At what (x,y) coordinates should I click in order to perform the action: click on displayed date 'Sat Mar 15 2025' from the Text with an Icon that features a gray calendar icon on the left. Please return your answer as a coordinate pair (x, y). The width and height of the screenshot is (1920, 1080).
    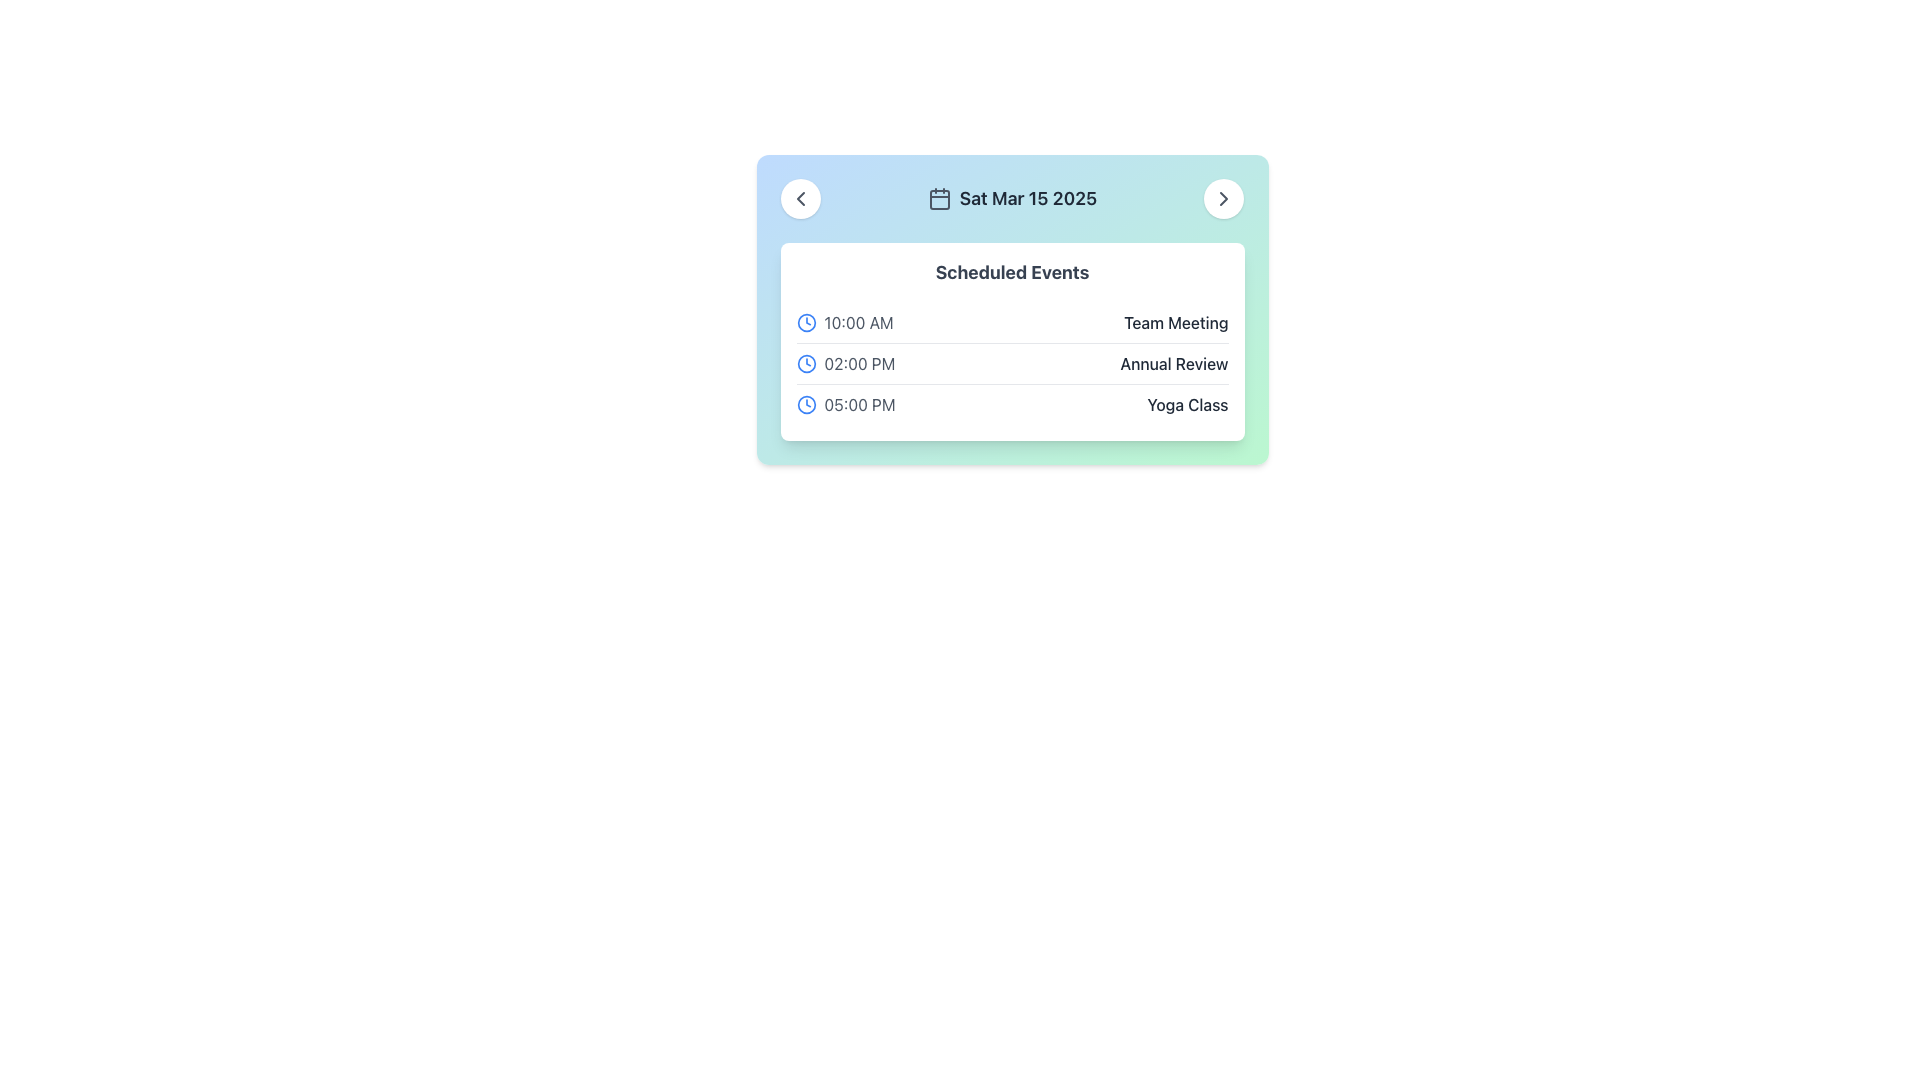
    Looking at the image, I should click on (1012, 199).